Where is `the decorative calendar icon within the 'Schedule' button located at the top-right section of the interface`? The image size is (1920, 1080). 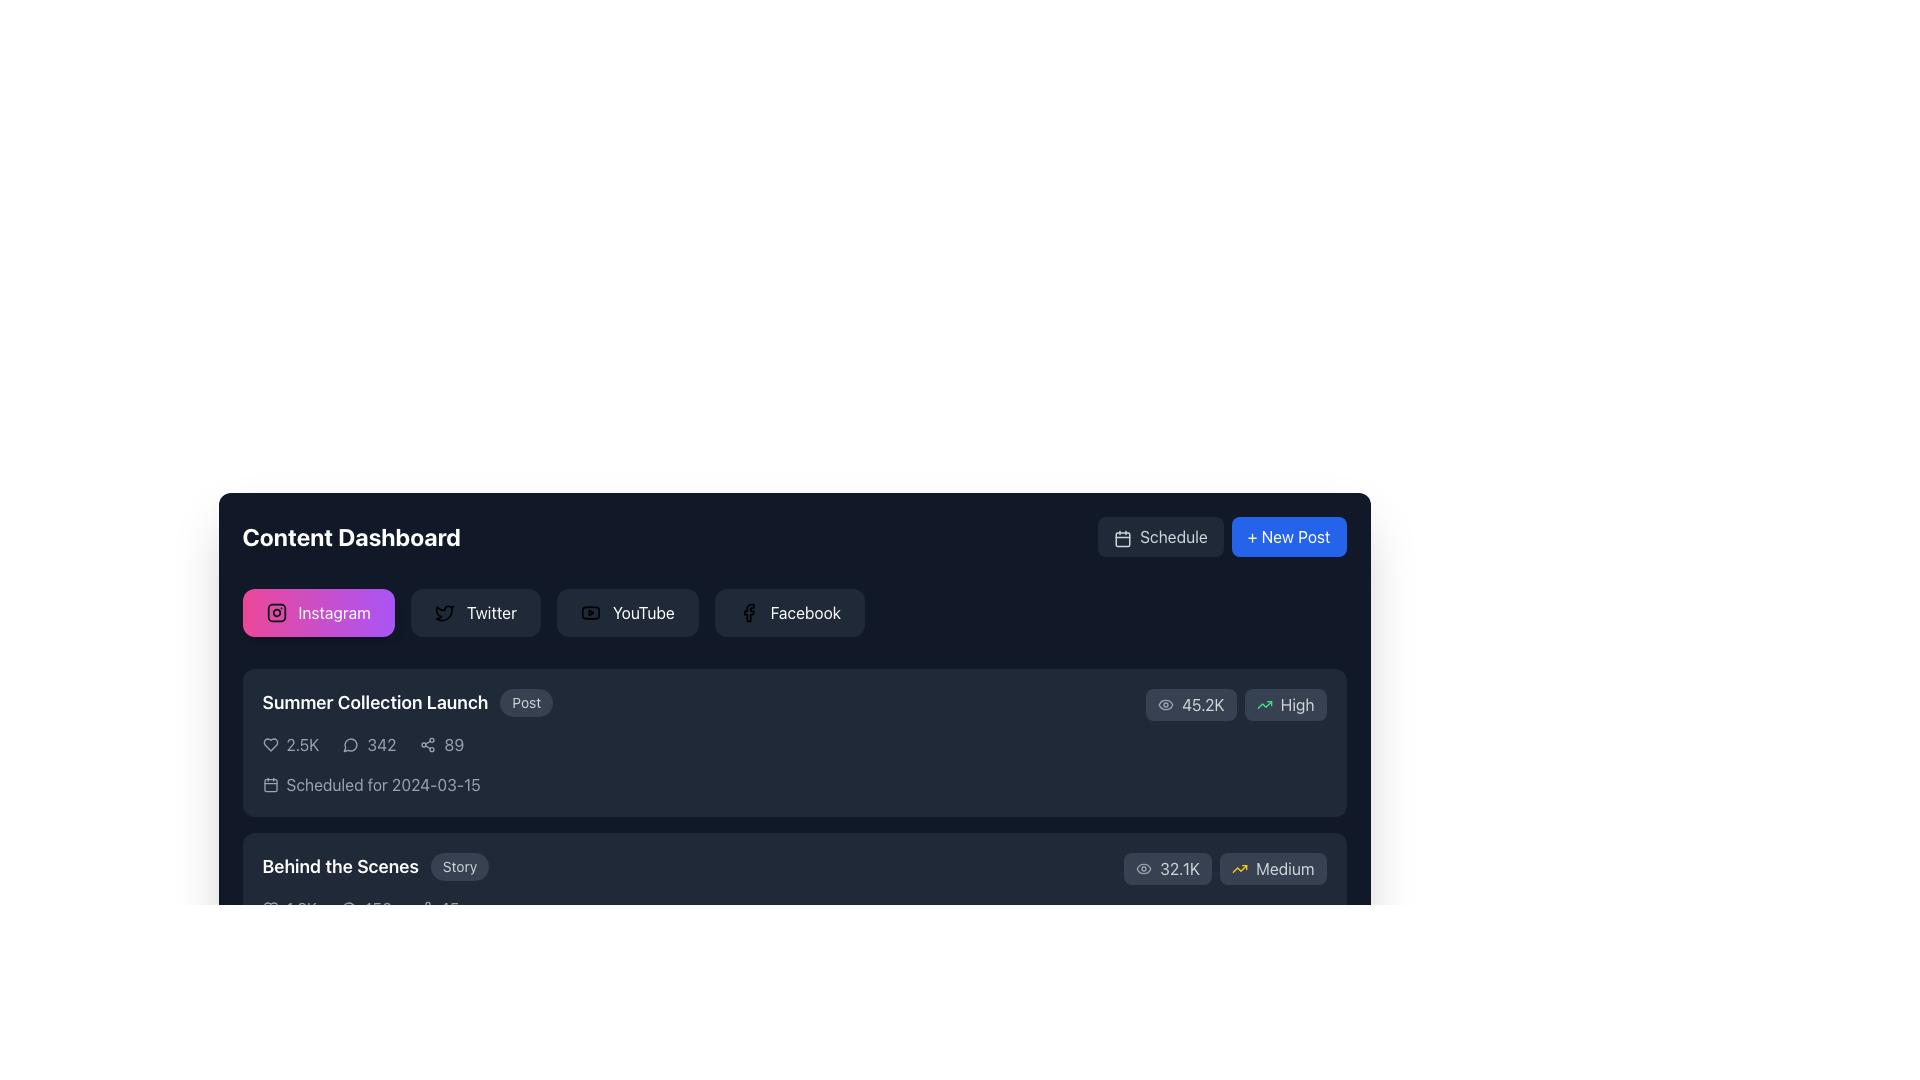 the decorative calendar icon within the 'Schedule' button located at the top-right section of the interface is located at coordinates (1123, 538).